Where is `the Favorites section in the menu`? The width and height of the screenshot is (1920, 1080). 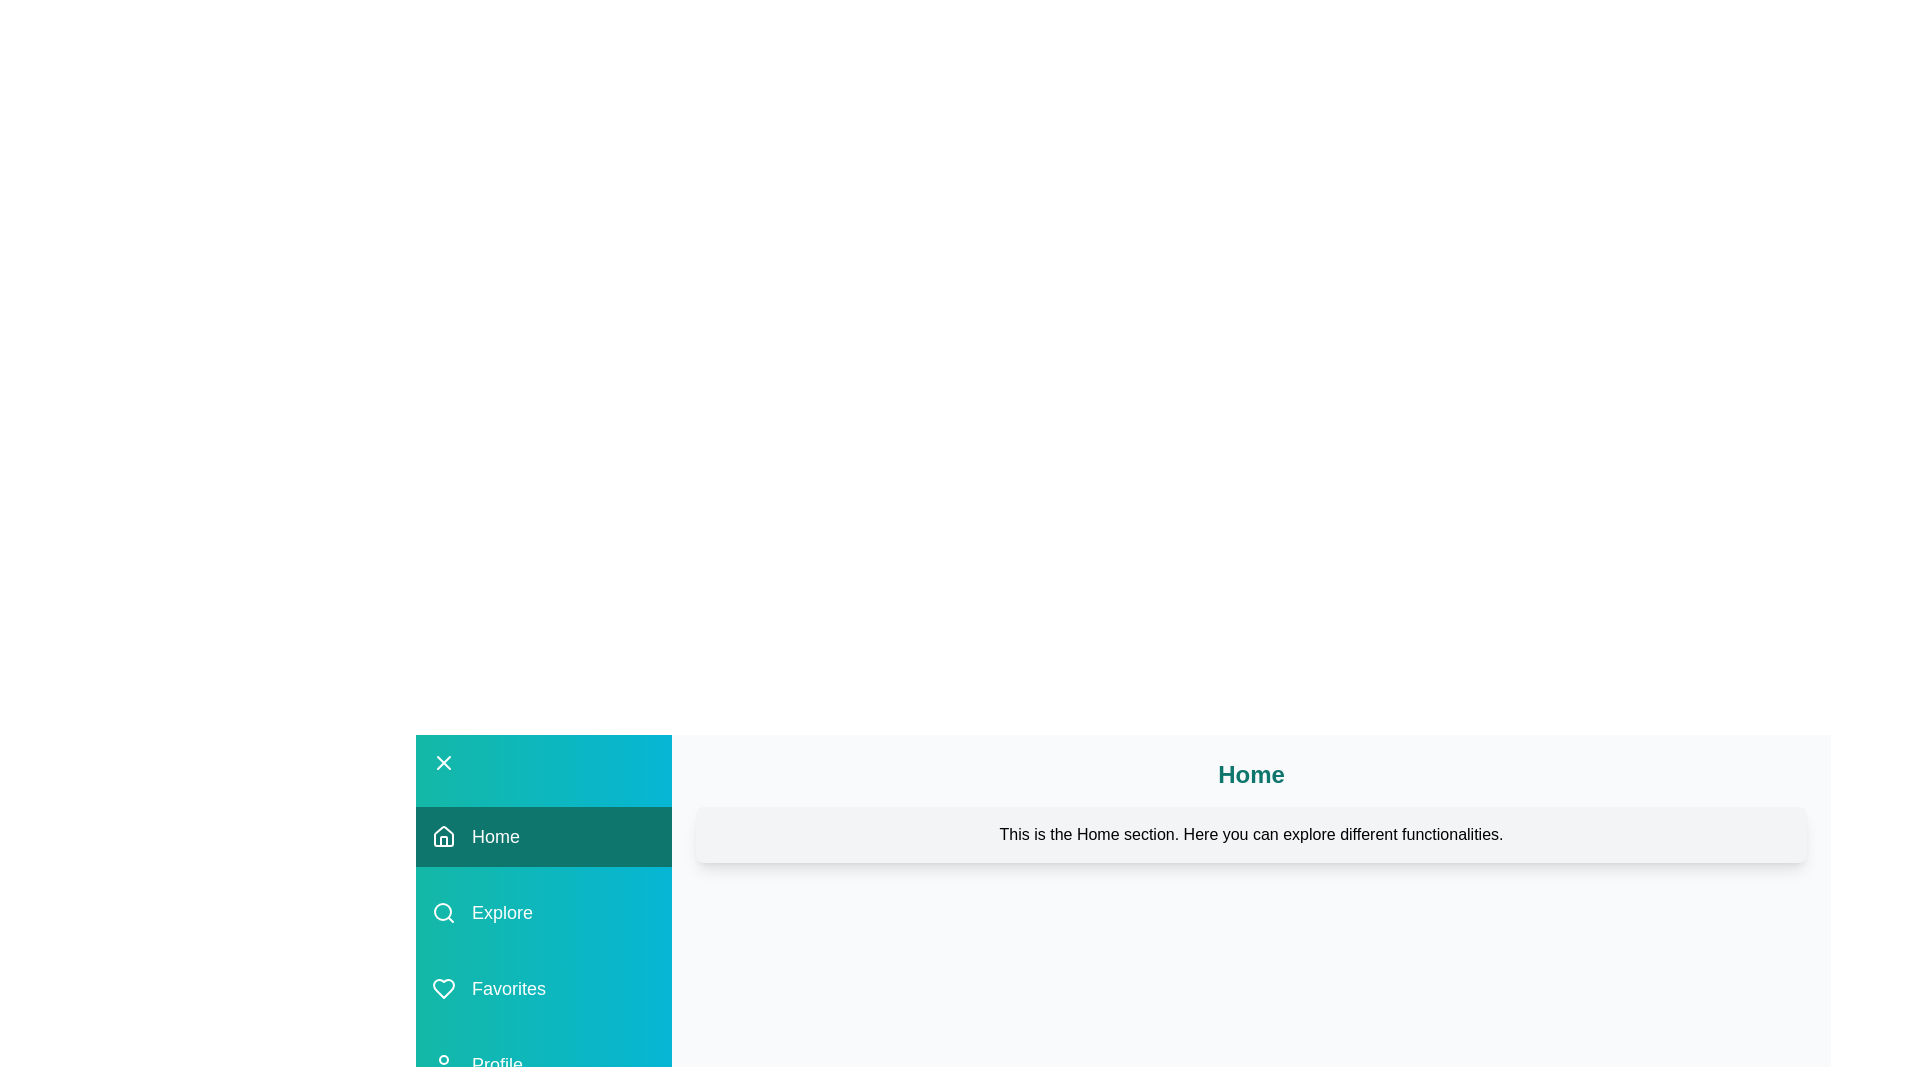 the Favorites section in the menu is located at coordinates (543, 987).